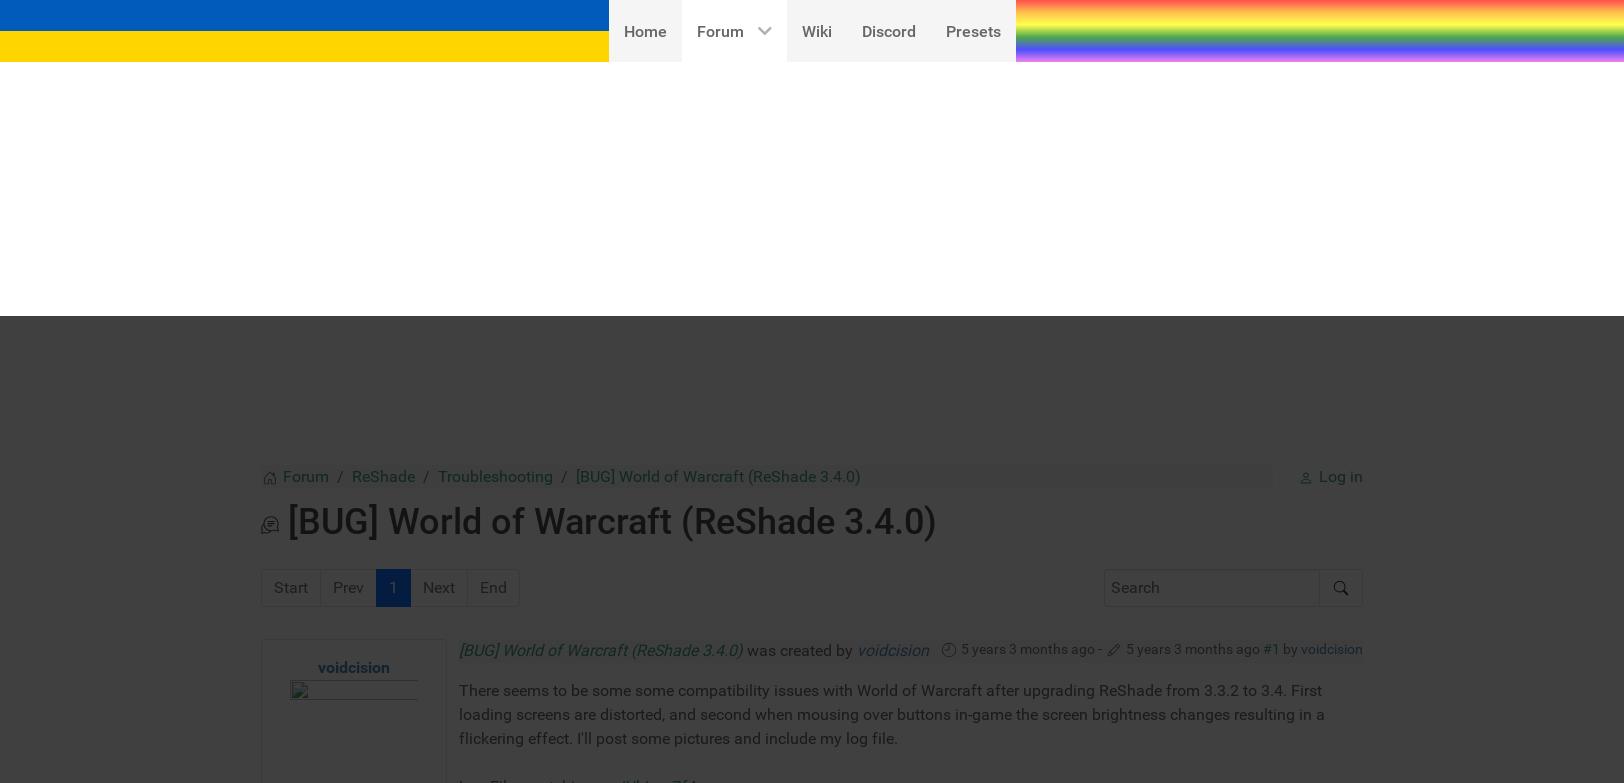 The height and width of the screenshot is (783, 1624). What do you see at coordinates (488, 468) in the screenshot?
I see `'Log File:'` at bounding box center [488, 468].